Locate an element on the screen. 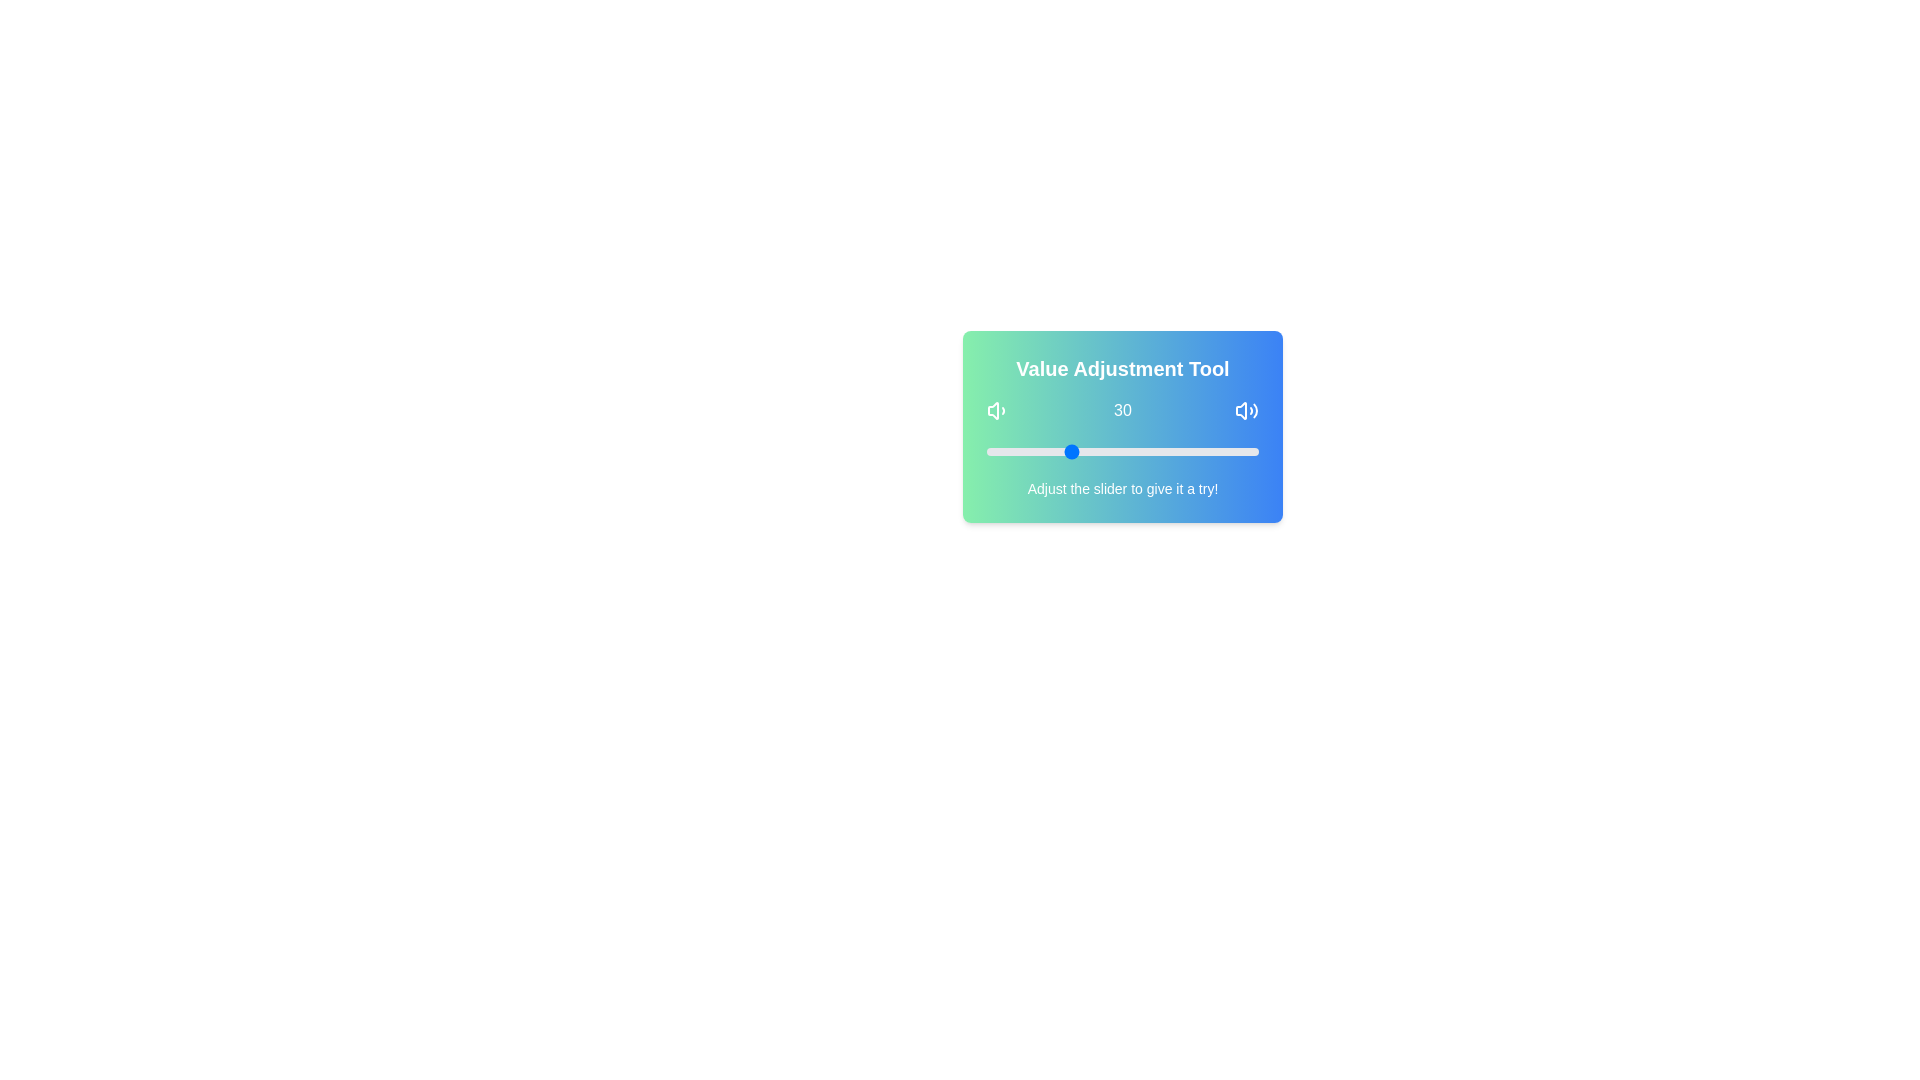 The image size is (1920, 1080). the slider is located at coordinates (1217, 451).